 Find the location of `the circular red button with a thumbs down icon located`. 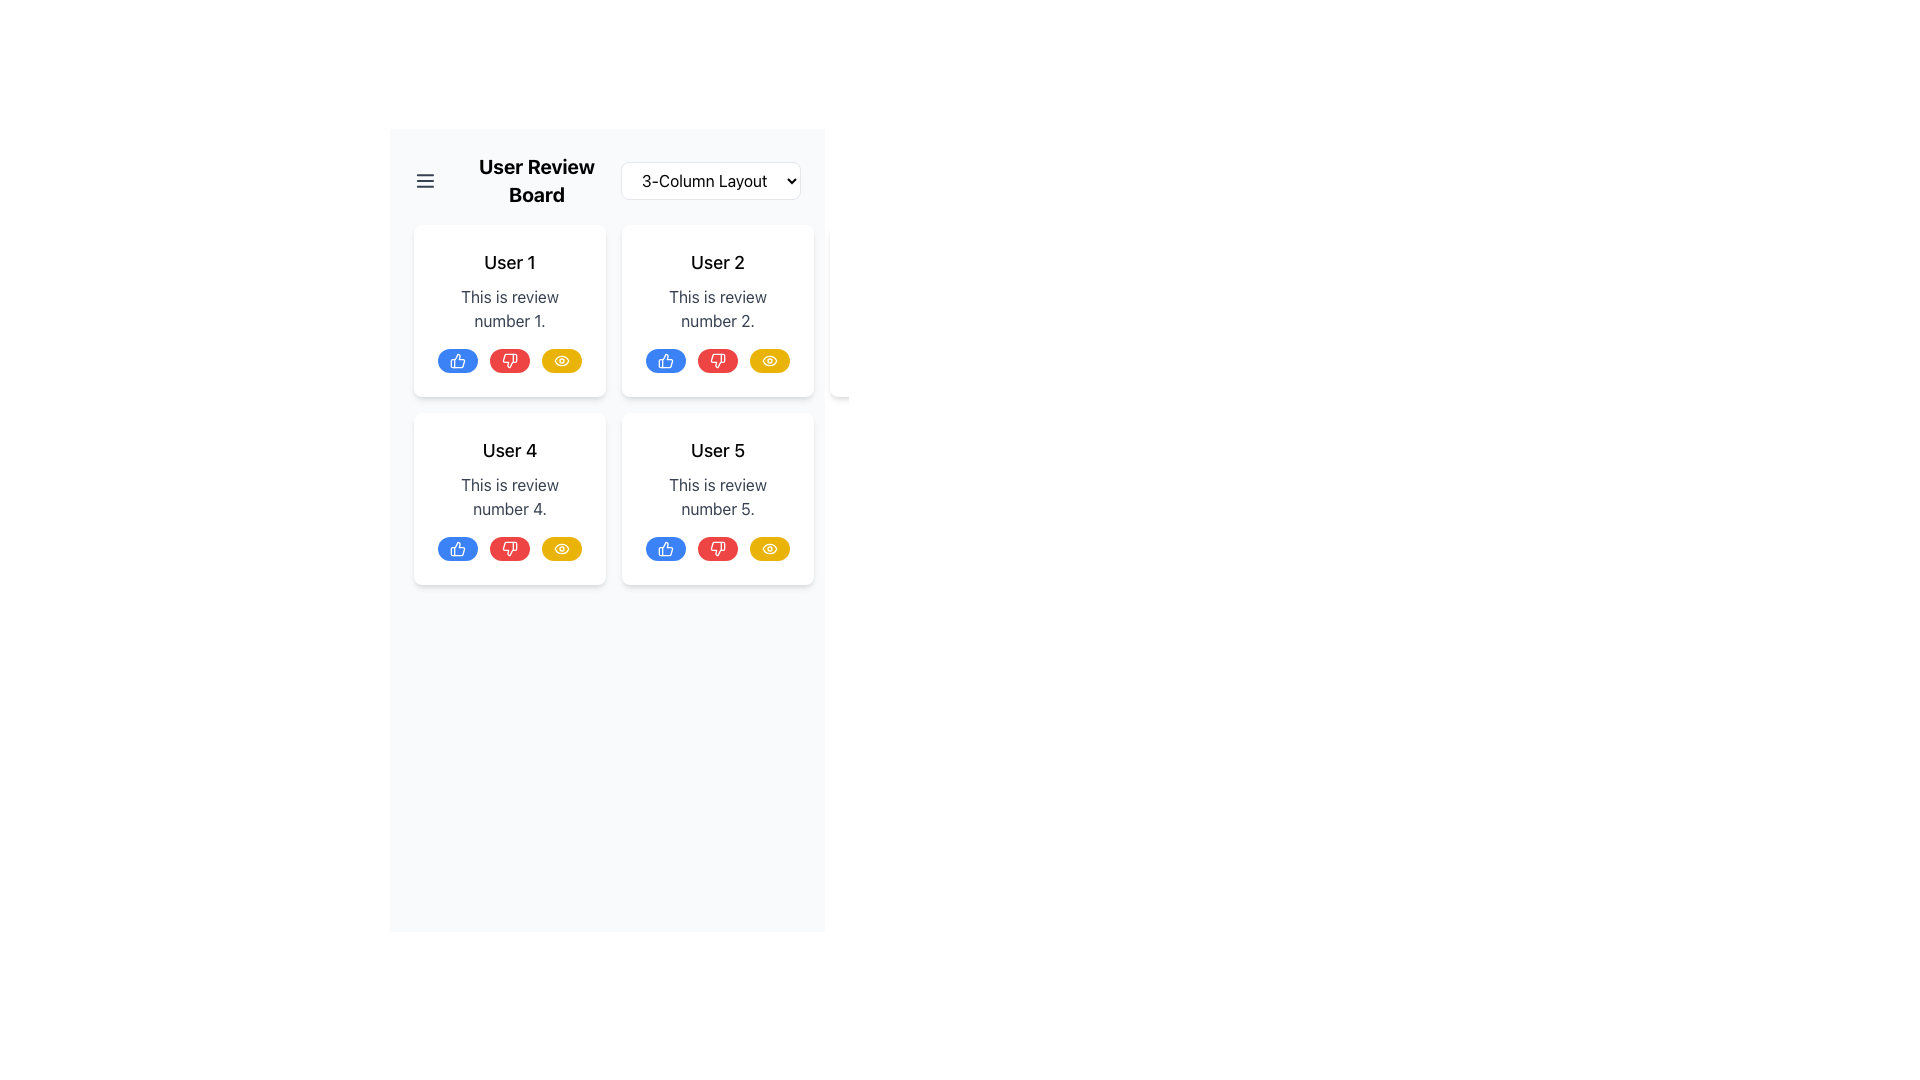

the circular red button with a thumbs down icon located is located at coordinates (718, 361).